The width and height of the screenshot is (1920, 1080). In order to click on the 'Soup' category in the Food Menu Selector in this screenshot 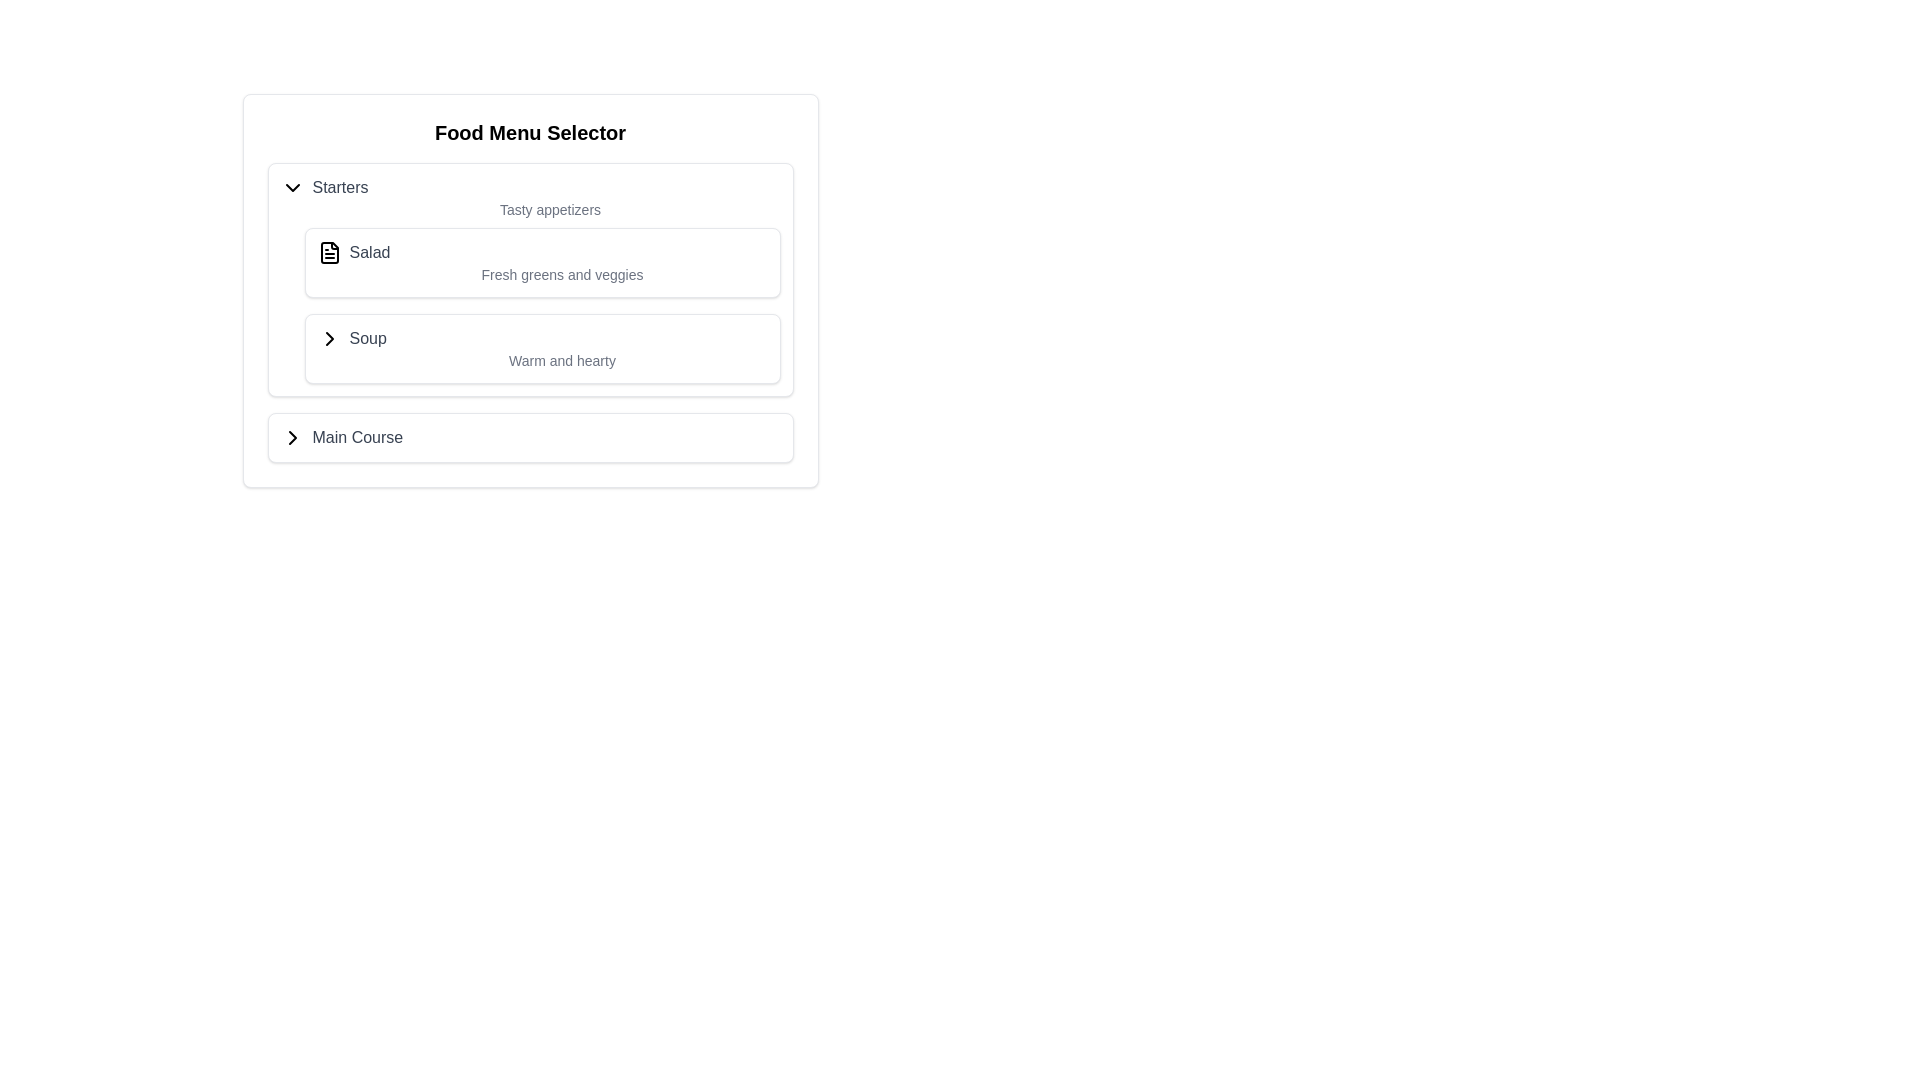, I will do `click(530, 312)`.